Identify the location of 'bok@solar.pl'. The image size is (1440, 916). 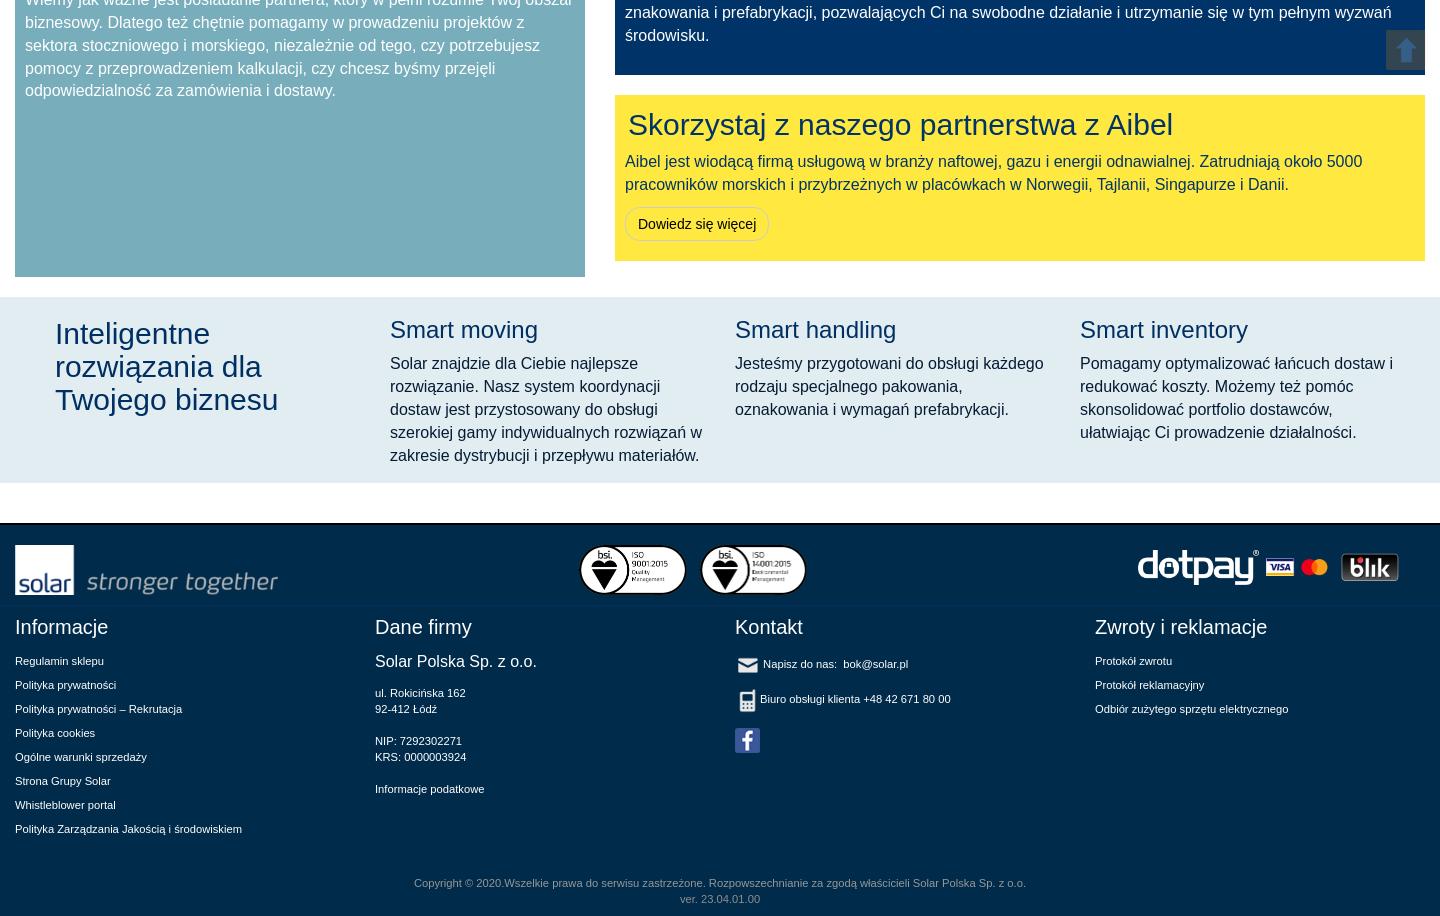
(872, 663).